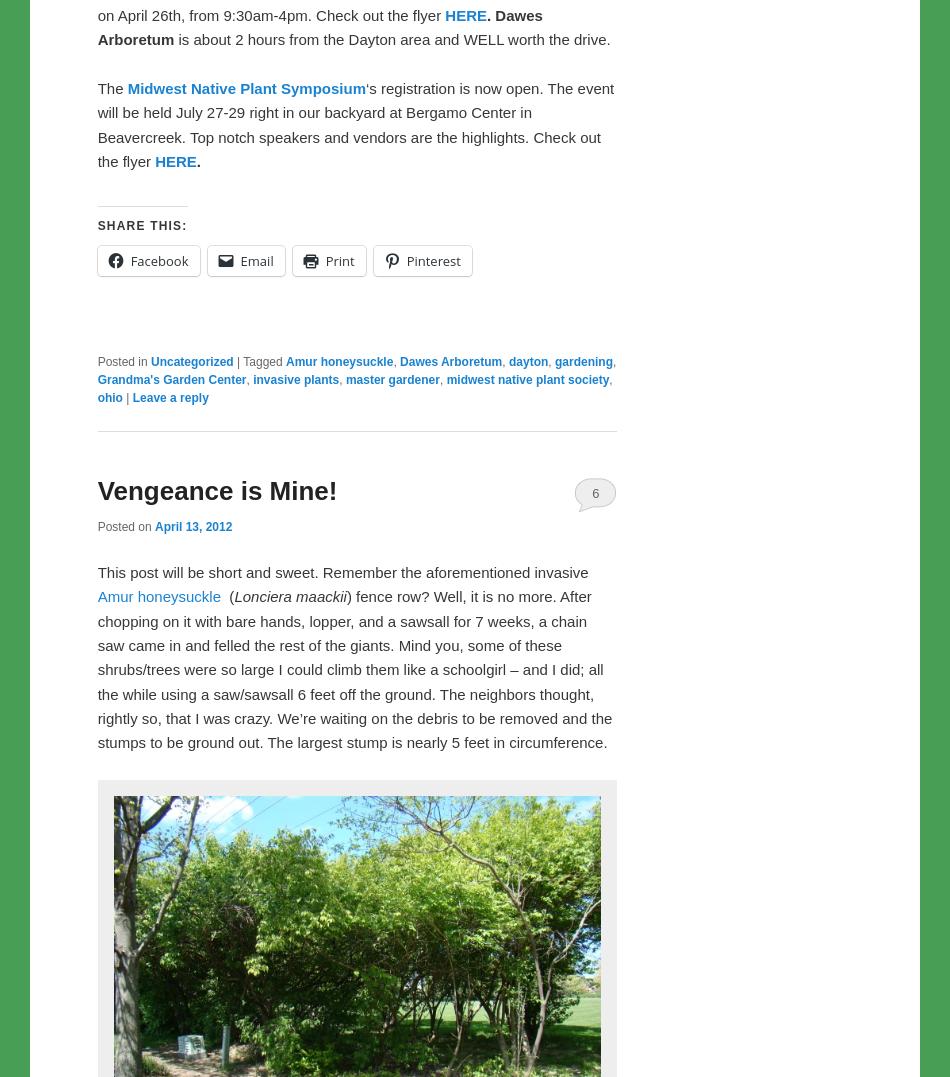 The image size is (950, 1077). What do you see at coordinates (353, 668) in the screenshot?
I see `') fence row? Well, it is no more. After chopping on it with bare hands, lopper, and a sawsall for 7 weeks, a chain saw came in and felled the rest of the giants. Mind you, some of these shrubs/trees were so large I could climb them like a schoolgirl – and I did; all the while using a saw/sawsall 6 feet off the ground. The neighbors thought, rightly so, that I was crazy. We’re waiting on the debris to be removed and the stumps to be ground out. The largest stump is nearly 5 feet in circumference.'` at bounding box center [353, 668].